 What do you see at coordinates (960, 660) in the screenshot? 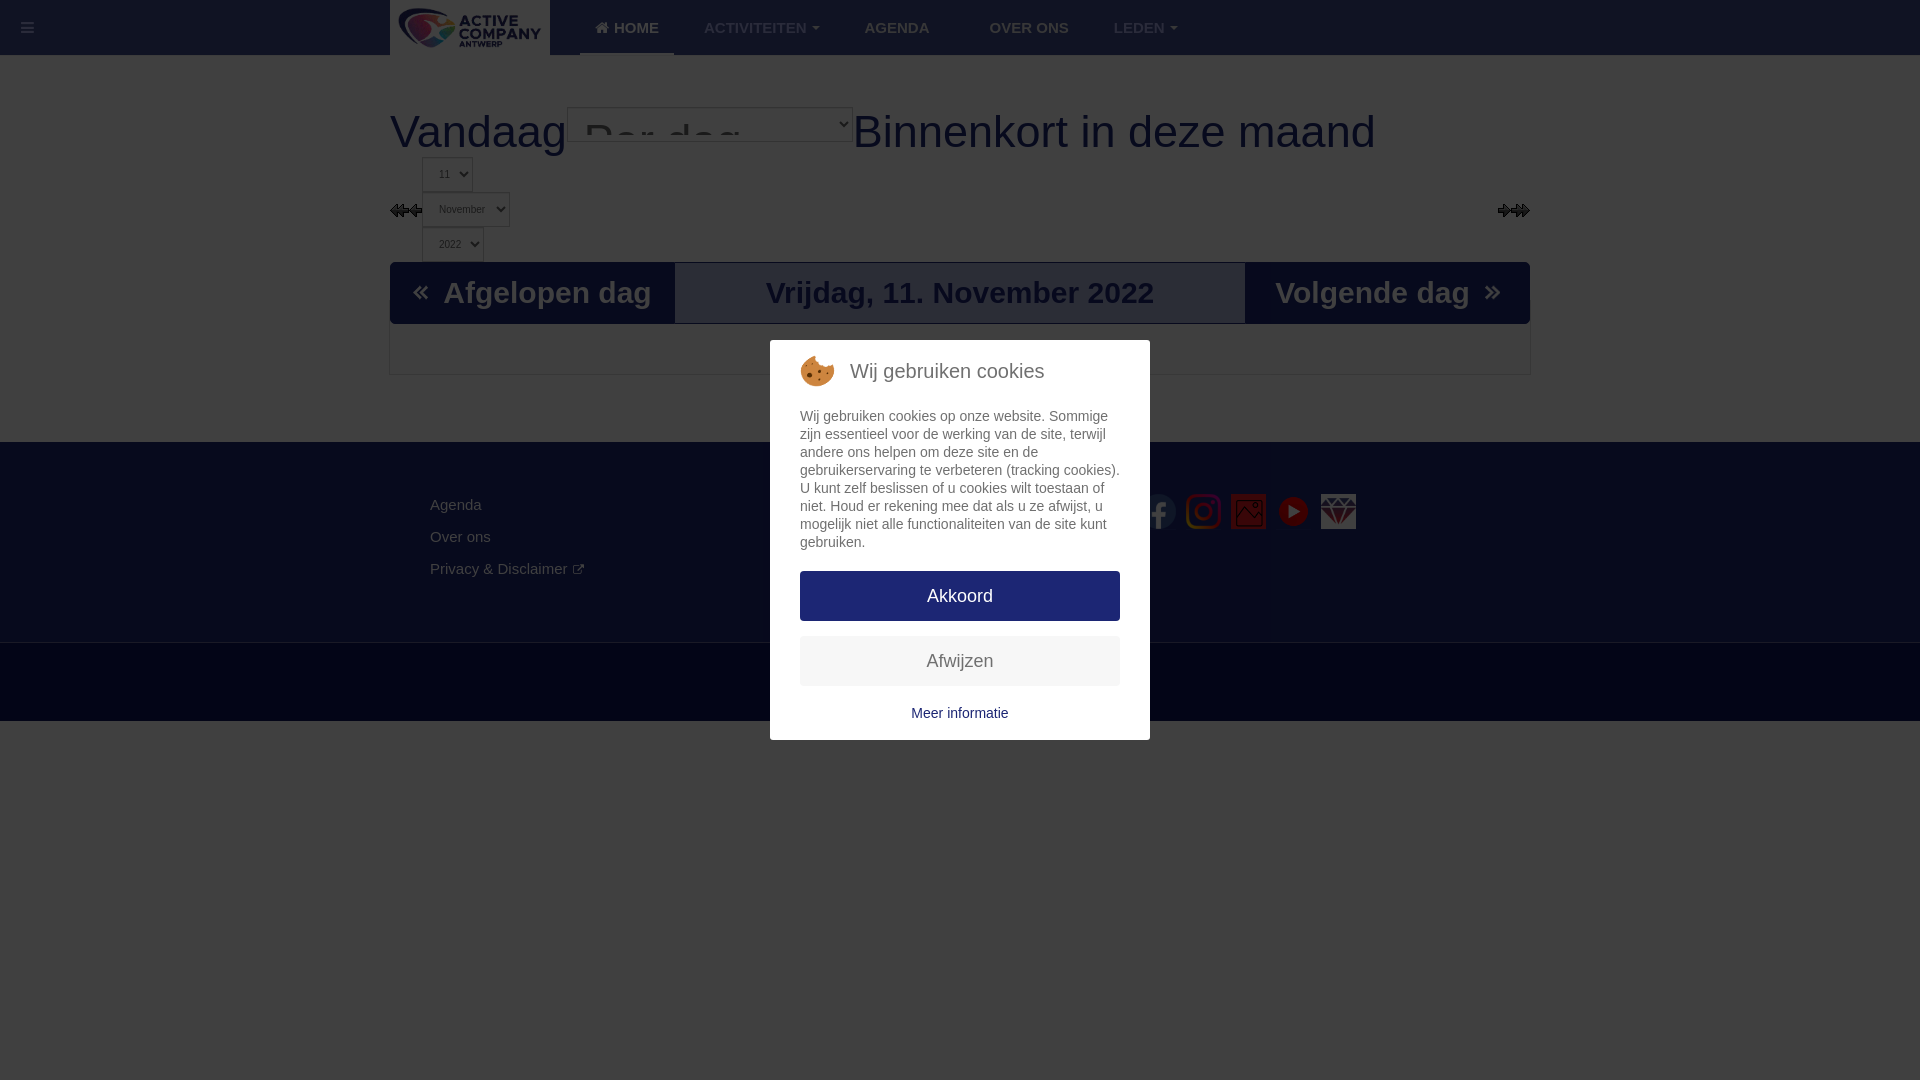
I see `'Afwijzen'` at bounding box center [960, 660].